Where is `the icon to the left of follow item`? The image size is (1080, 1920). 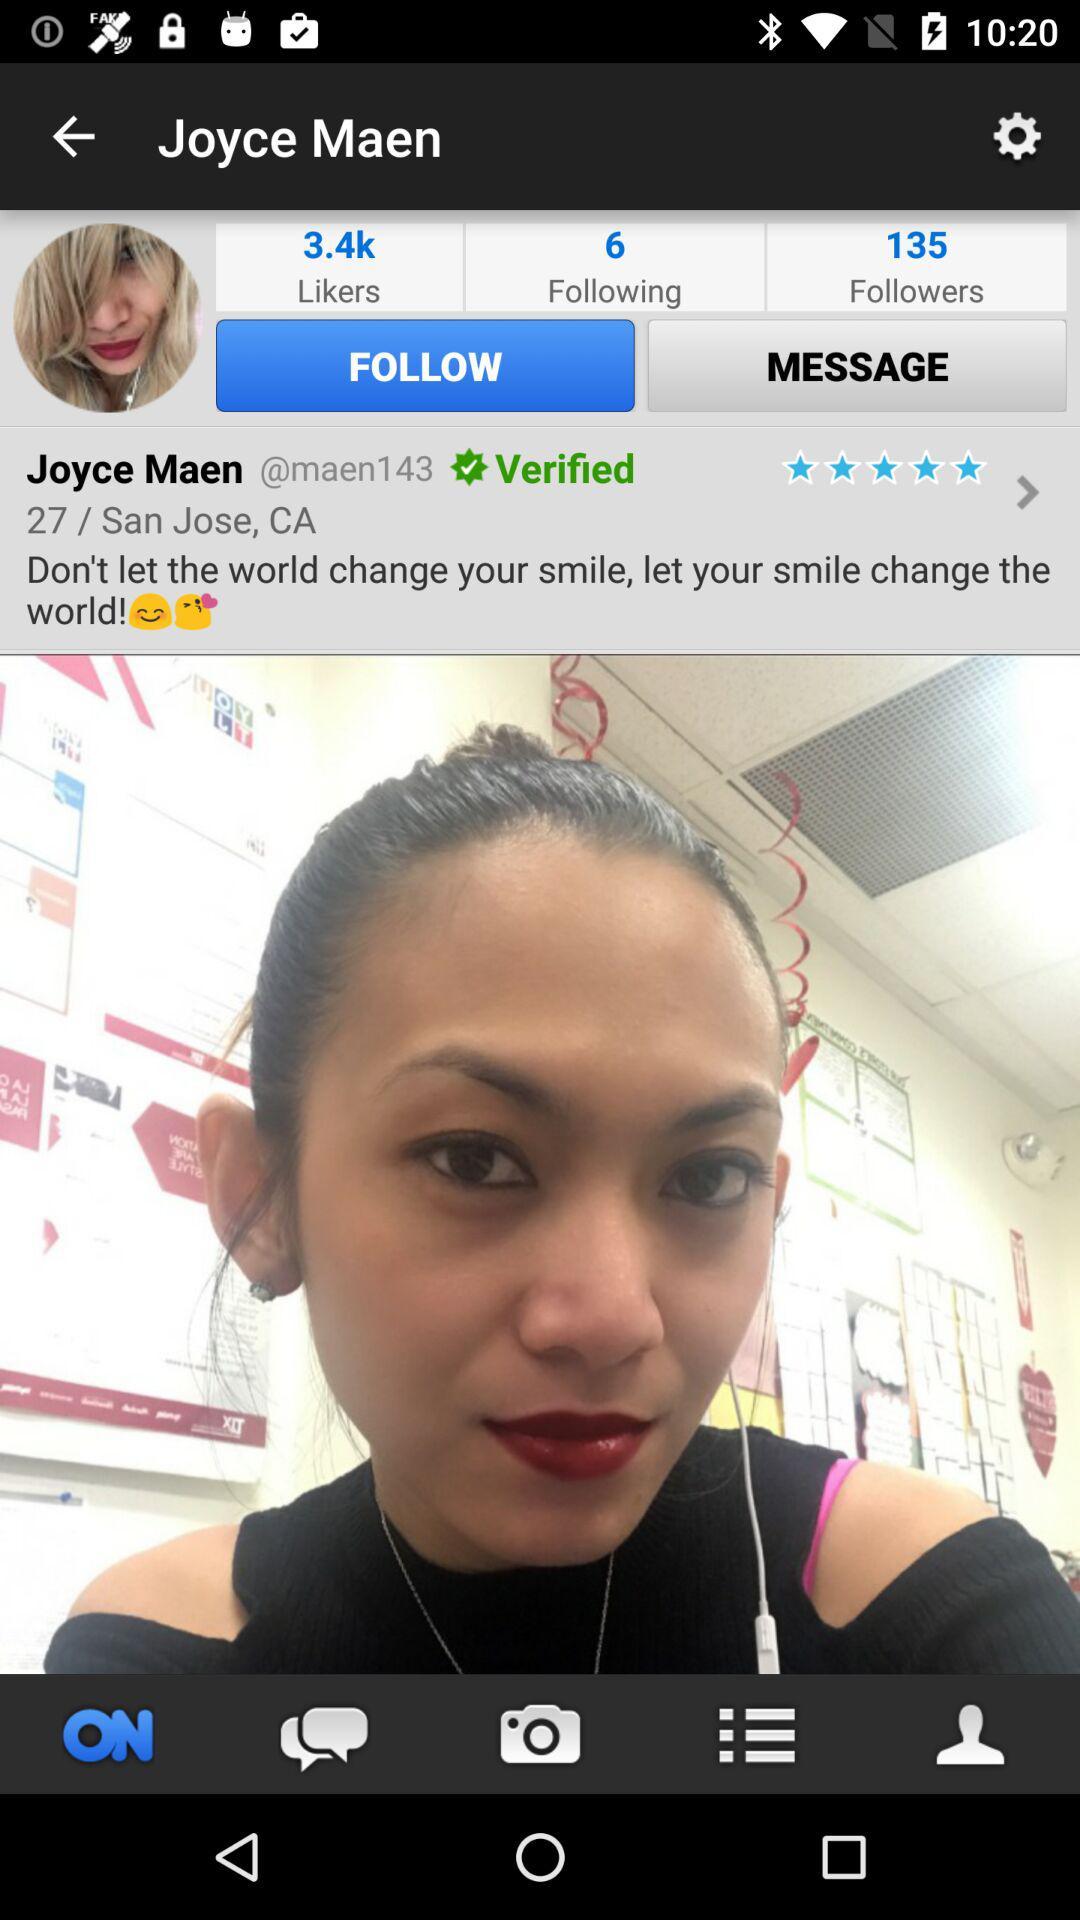 the icon to the left of follow item is located at coordinates (108, 316).